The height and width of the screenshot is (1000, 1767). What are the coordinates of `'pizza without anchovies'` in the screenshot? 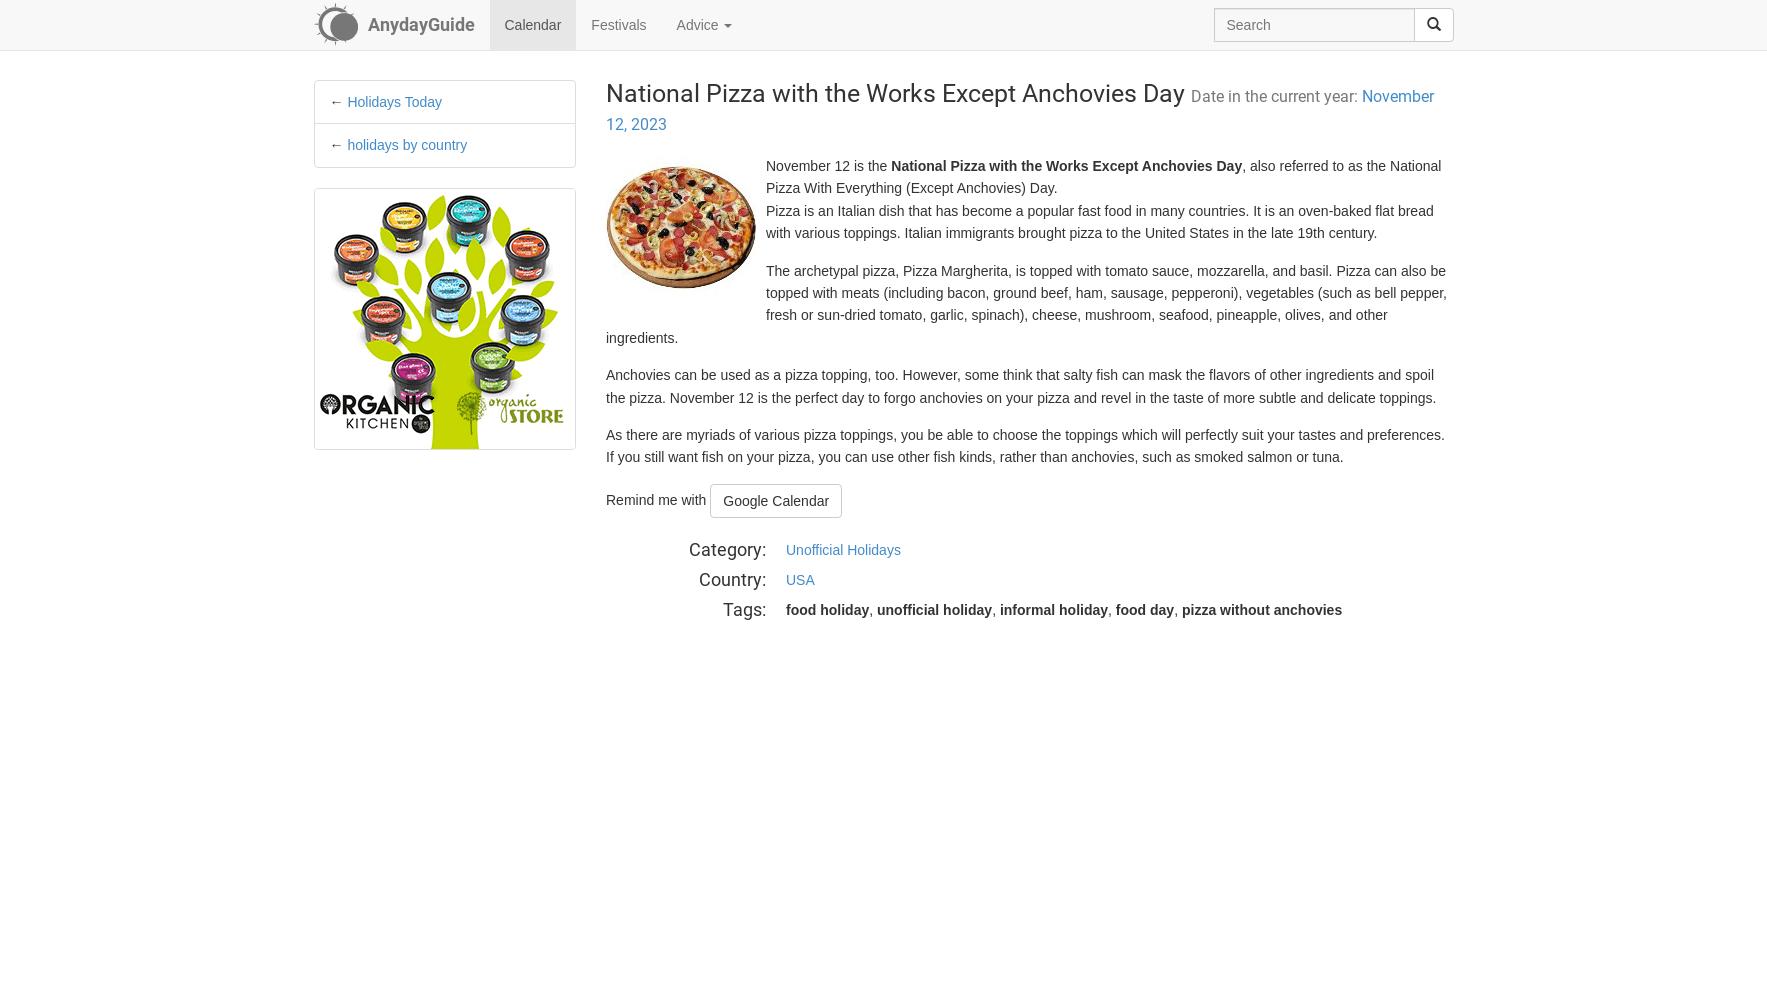 It's located at (1180, 609).